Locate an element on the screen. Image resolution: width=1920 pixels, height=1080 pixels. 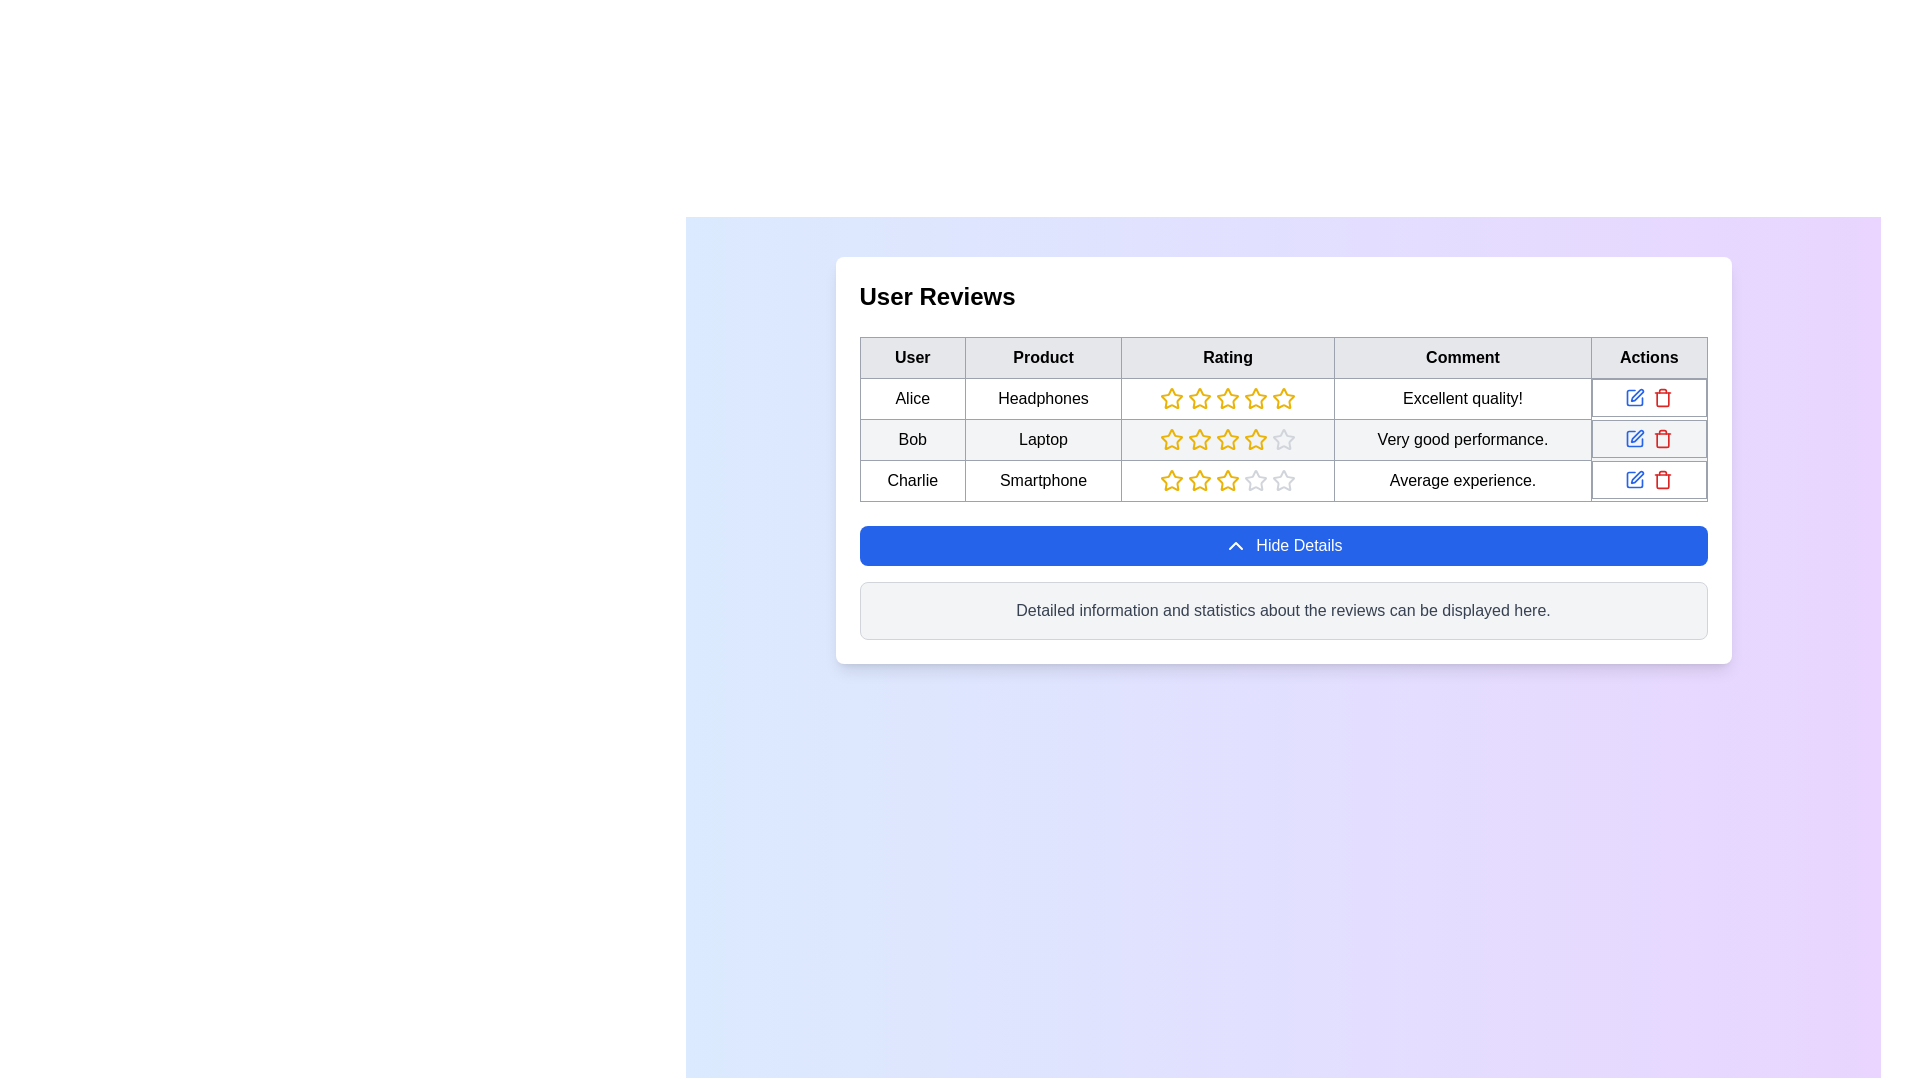
the fifth star-shaped icon in the rating system for the product 'Laptop', which is filled in yellow color is located at coordinates (1227, 438).